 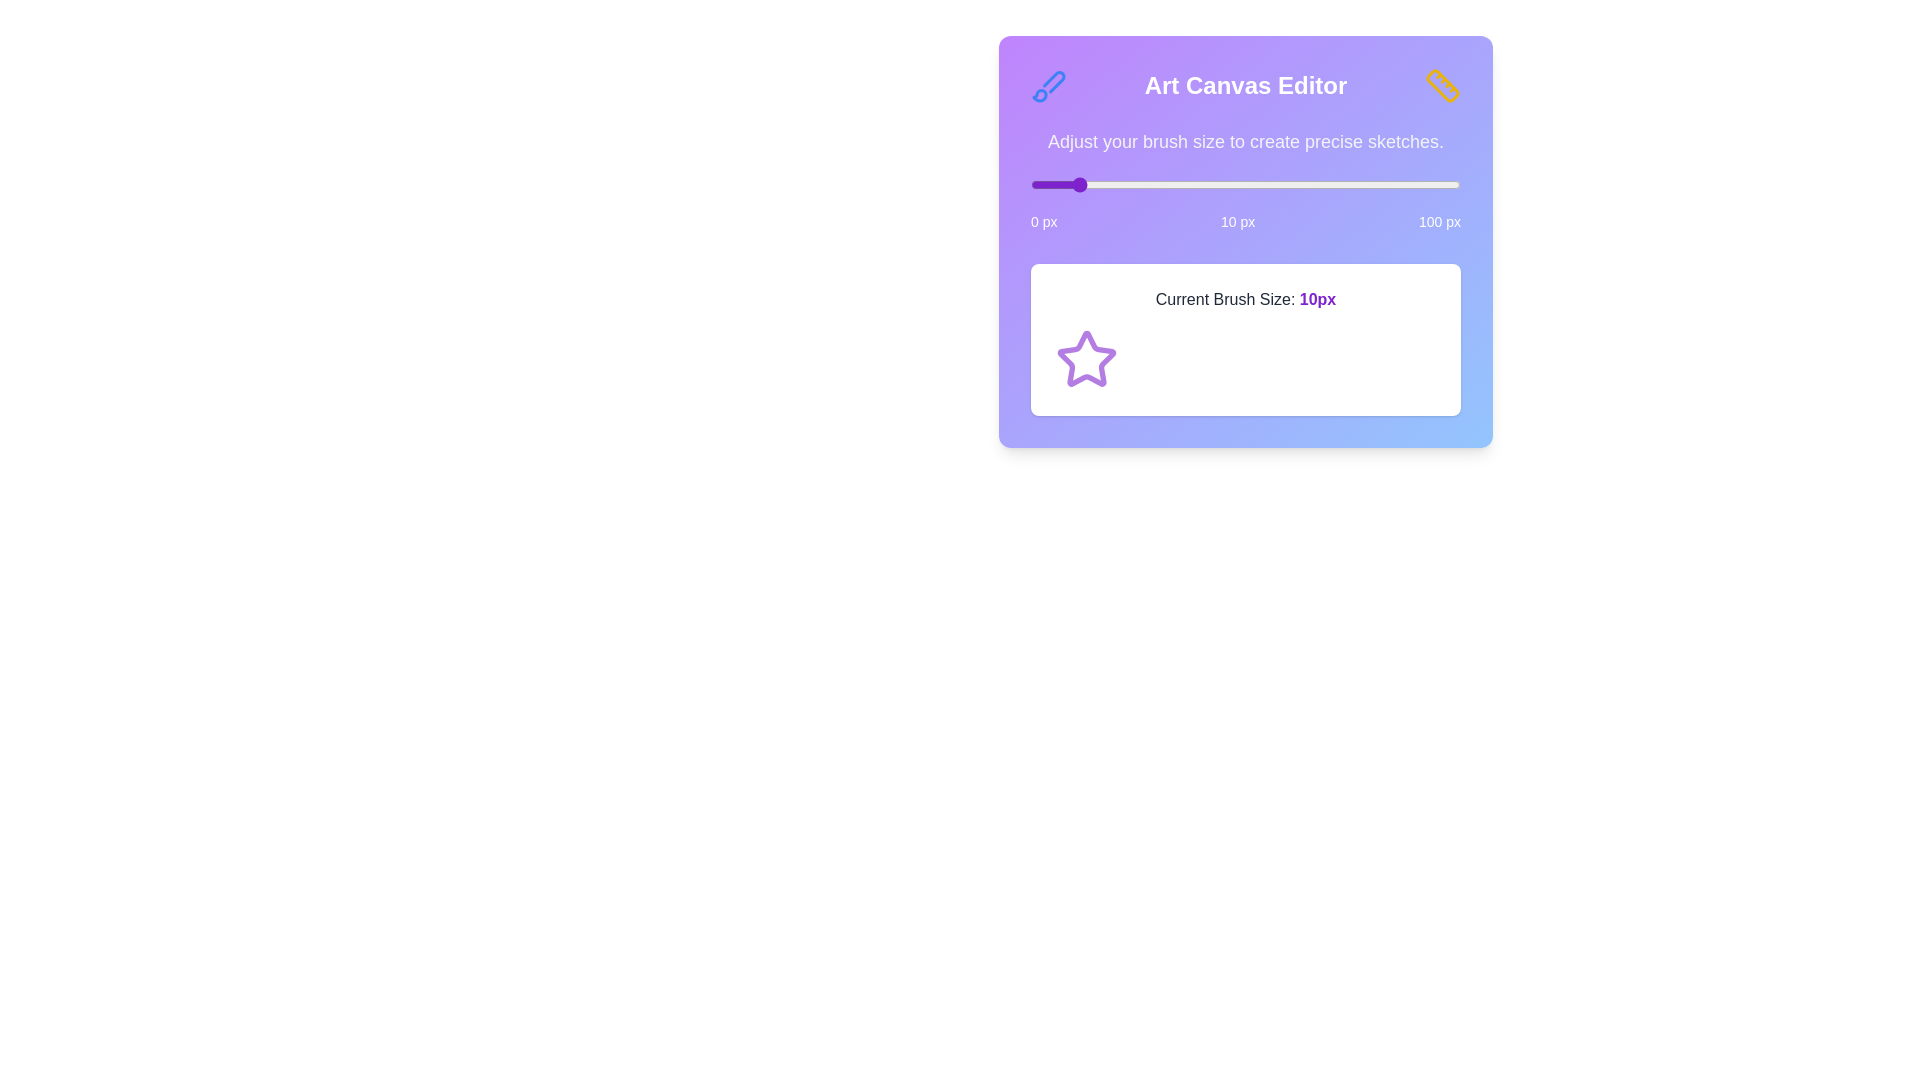 What do you see at coordinates (1047, 185) in the screenshot?
I see `the brush size slider to 4 px` at bounding box center [1047, 185].